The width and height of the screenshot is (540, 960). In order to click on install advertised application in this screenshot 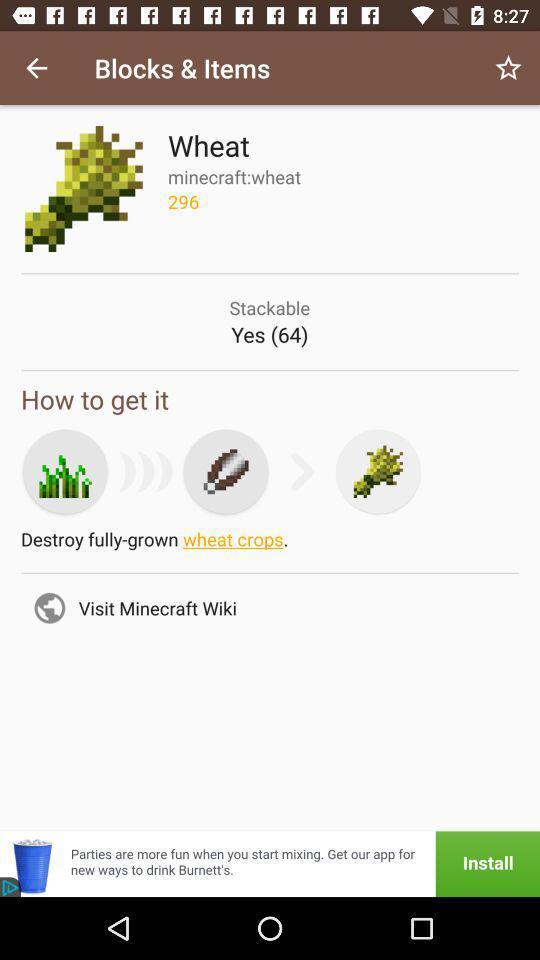, I will do `click(270, 863)`.